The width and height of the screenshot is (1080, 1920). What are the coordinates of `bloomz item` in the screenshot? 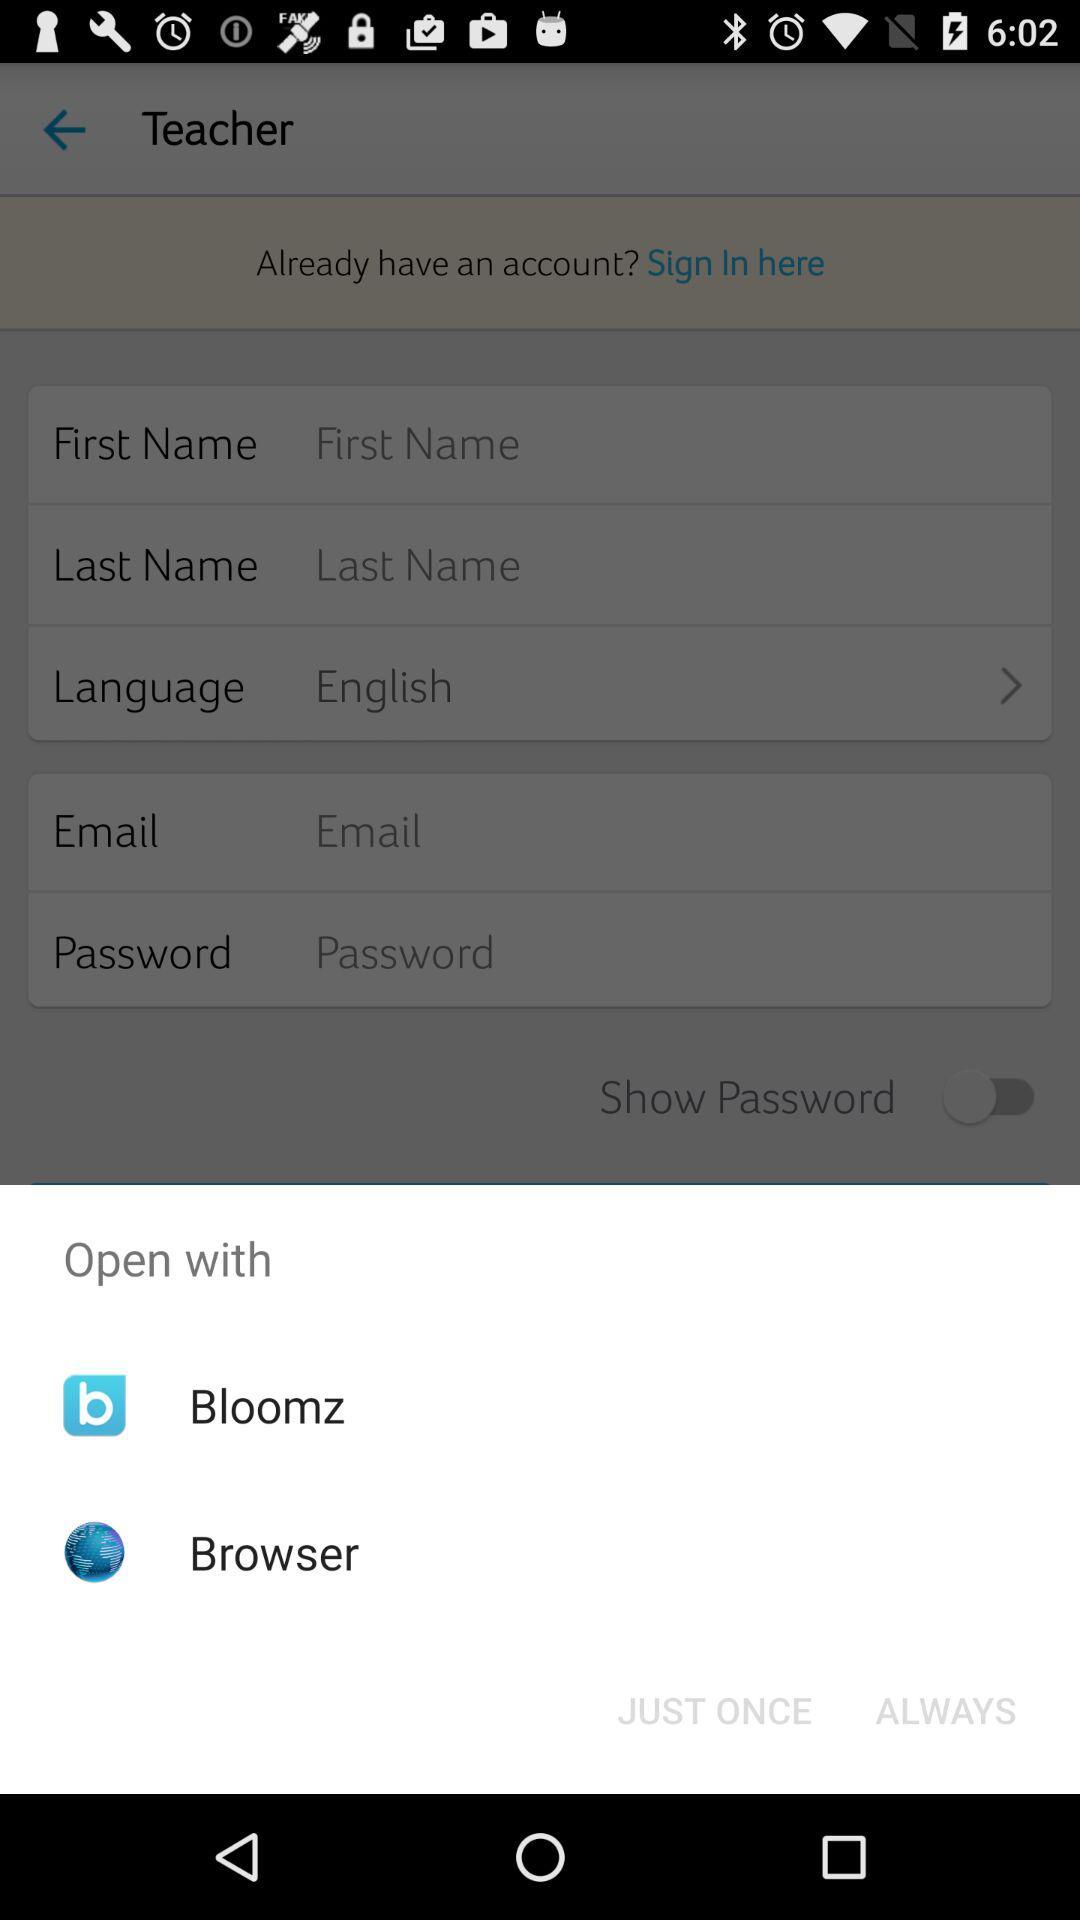 It's located at (266, 1404).